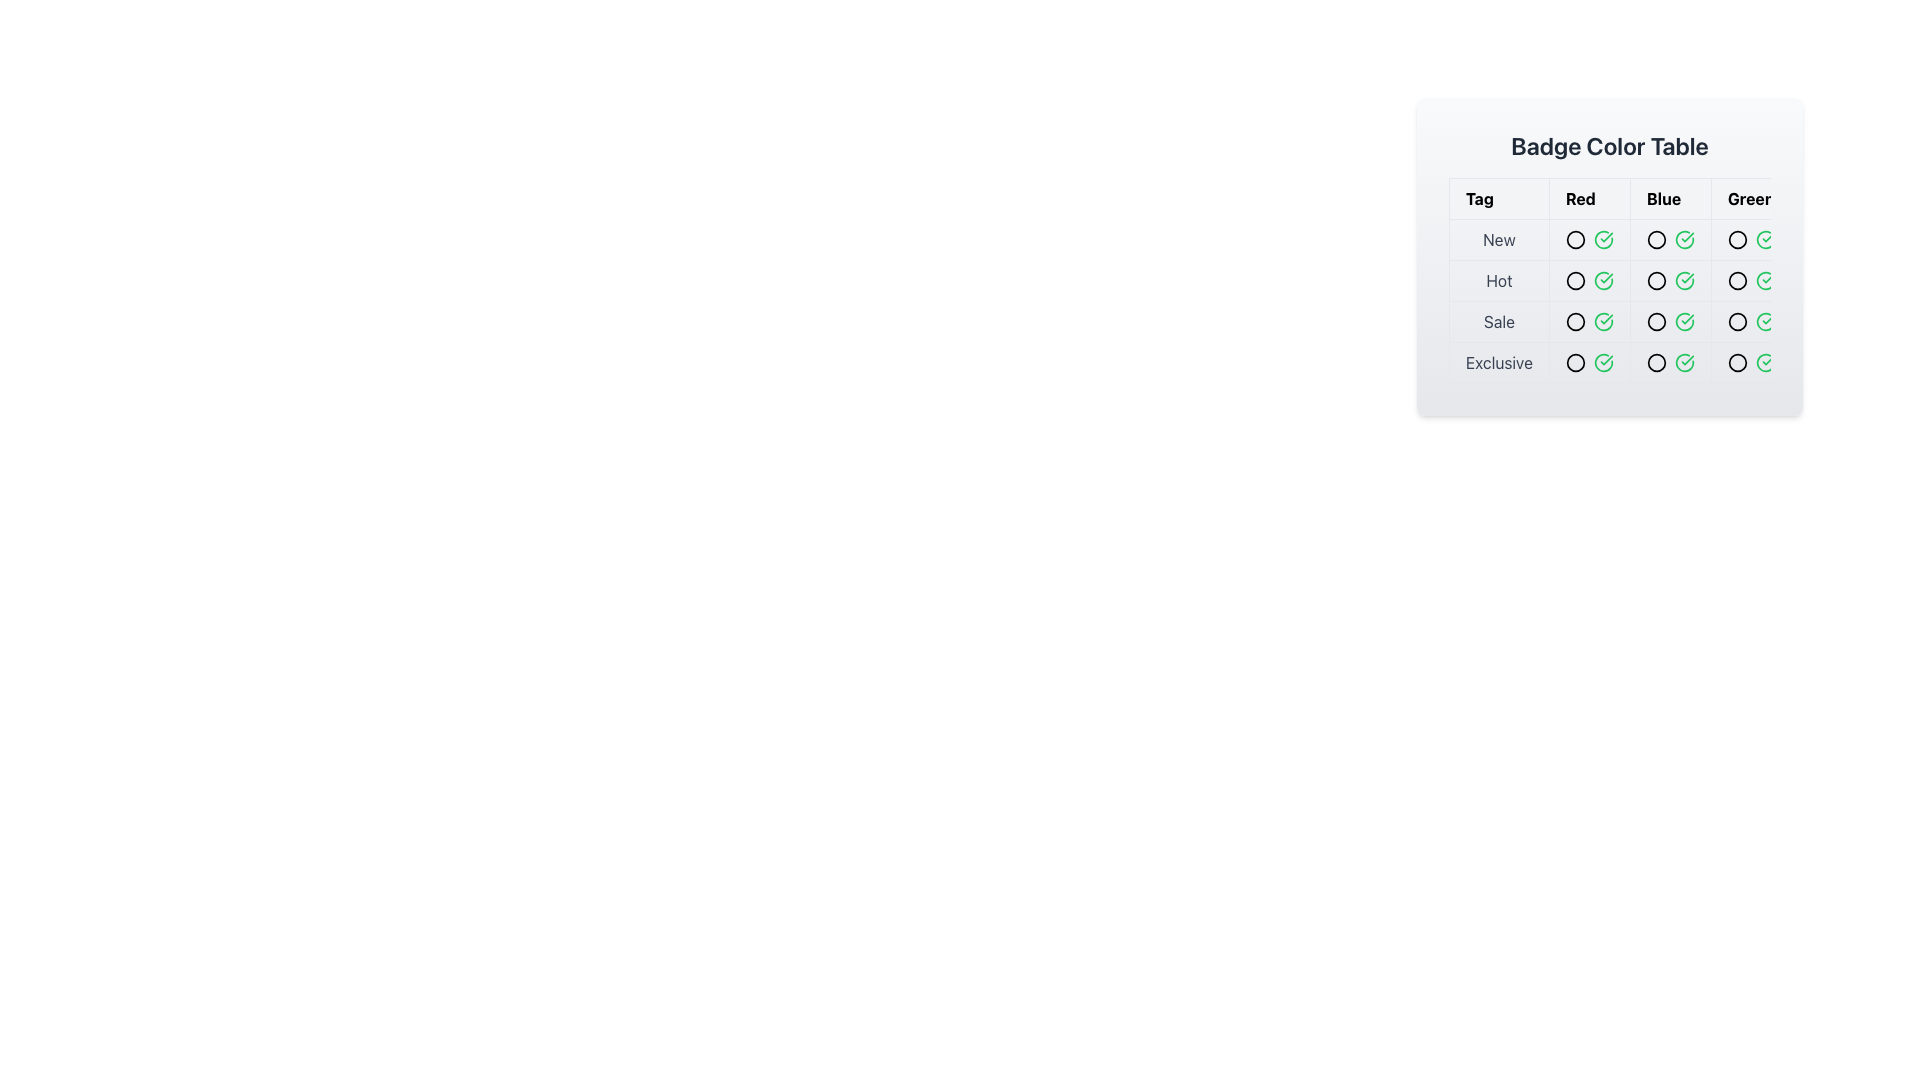  I want to click on the circular green icon with a check mark inside, located in the 'Badge Color Table' under the 'Exclusive' row and the 'Green' column, so click(1683, 362).